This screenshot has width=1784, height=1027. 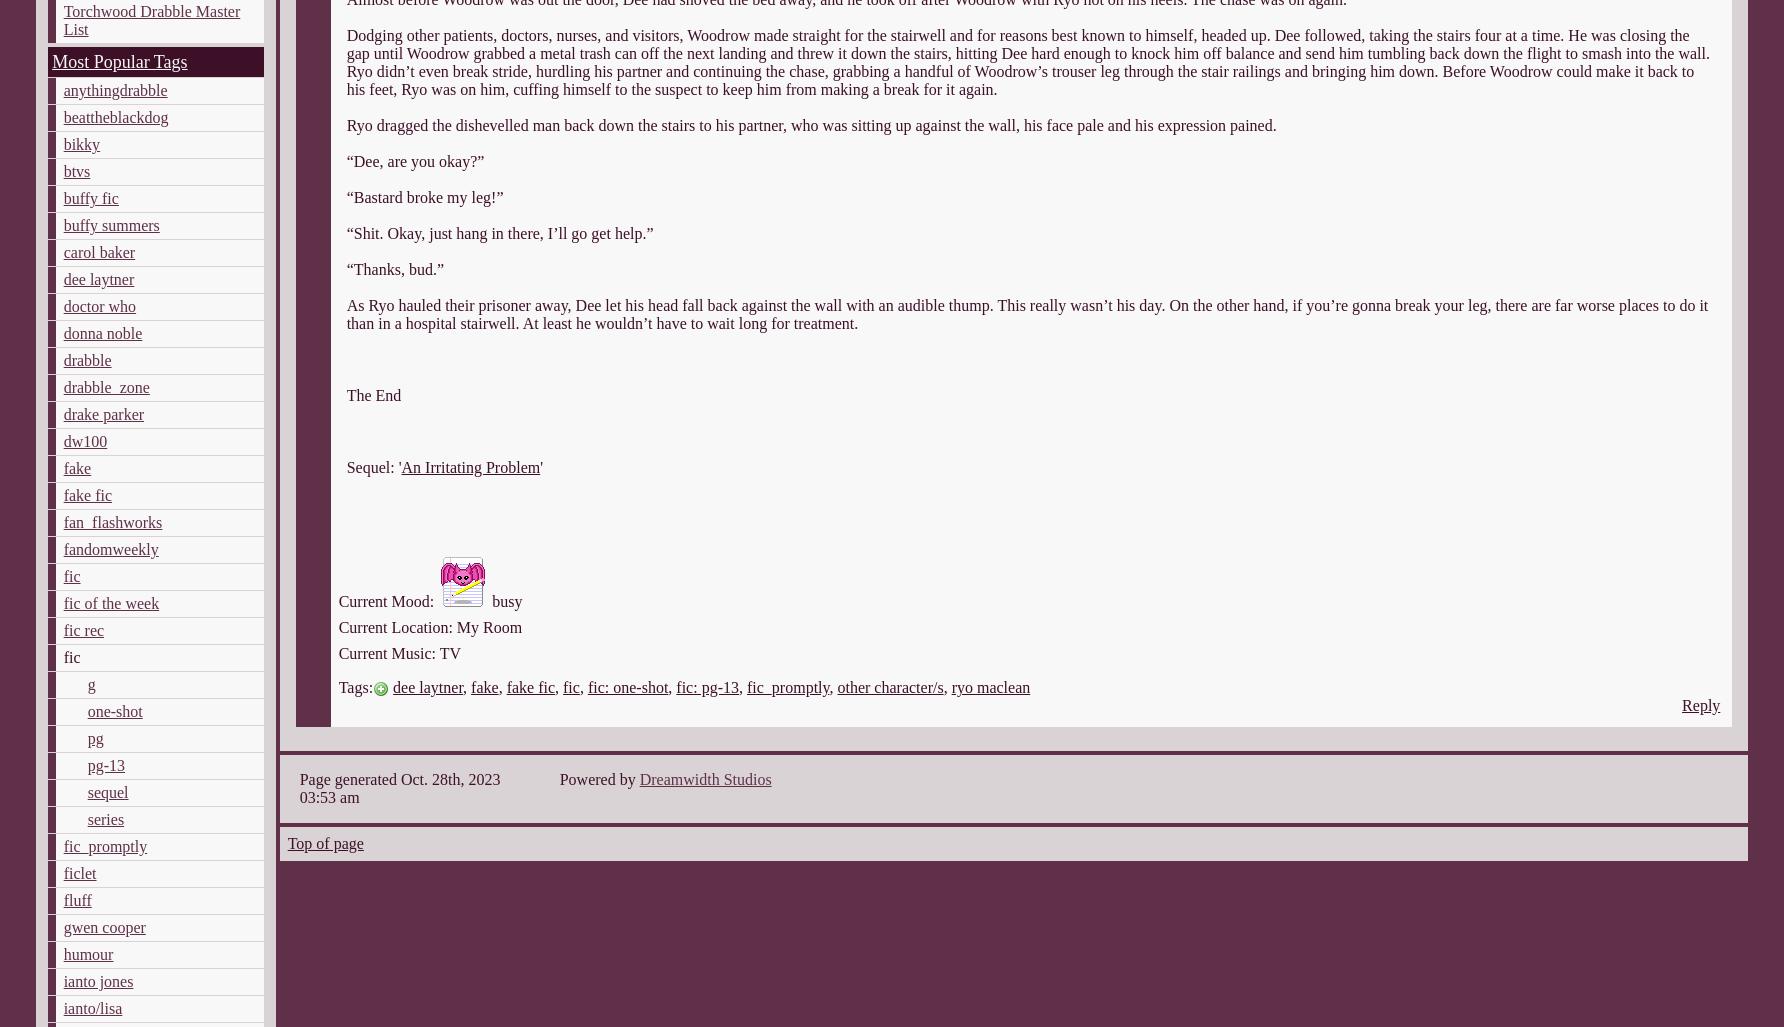 I want to click on 'donna noble', so click(x=102, y=332).